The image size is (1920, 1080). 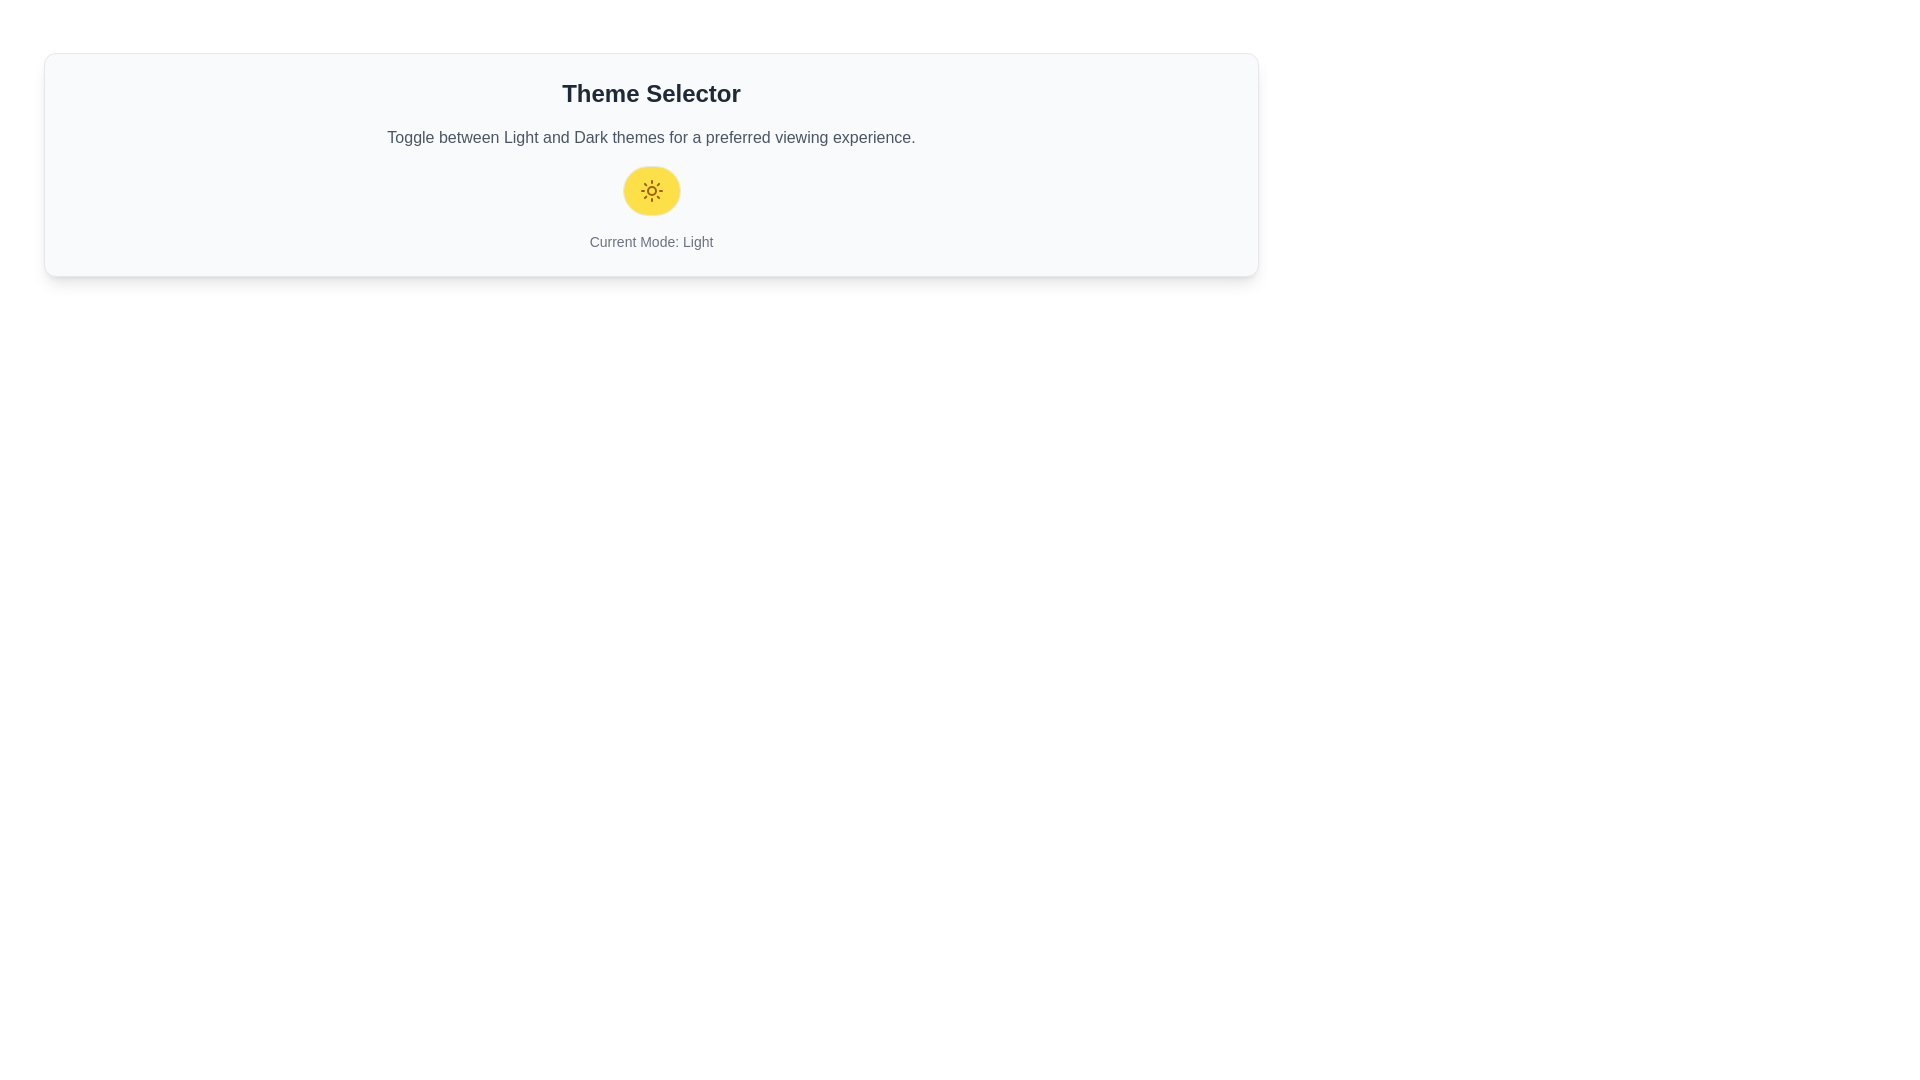 What do you see at coordinates (651, 191) in the screenshot?
I see `the circular yellow button with a sun icon` at bounding box center [651, 191].